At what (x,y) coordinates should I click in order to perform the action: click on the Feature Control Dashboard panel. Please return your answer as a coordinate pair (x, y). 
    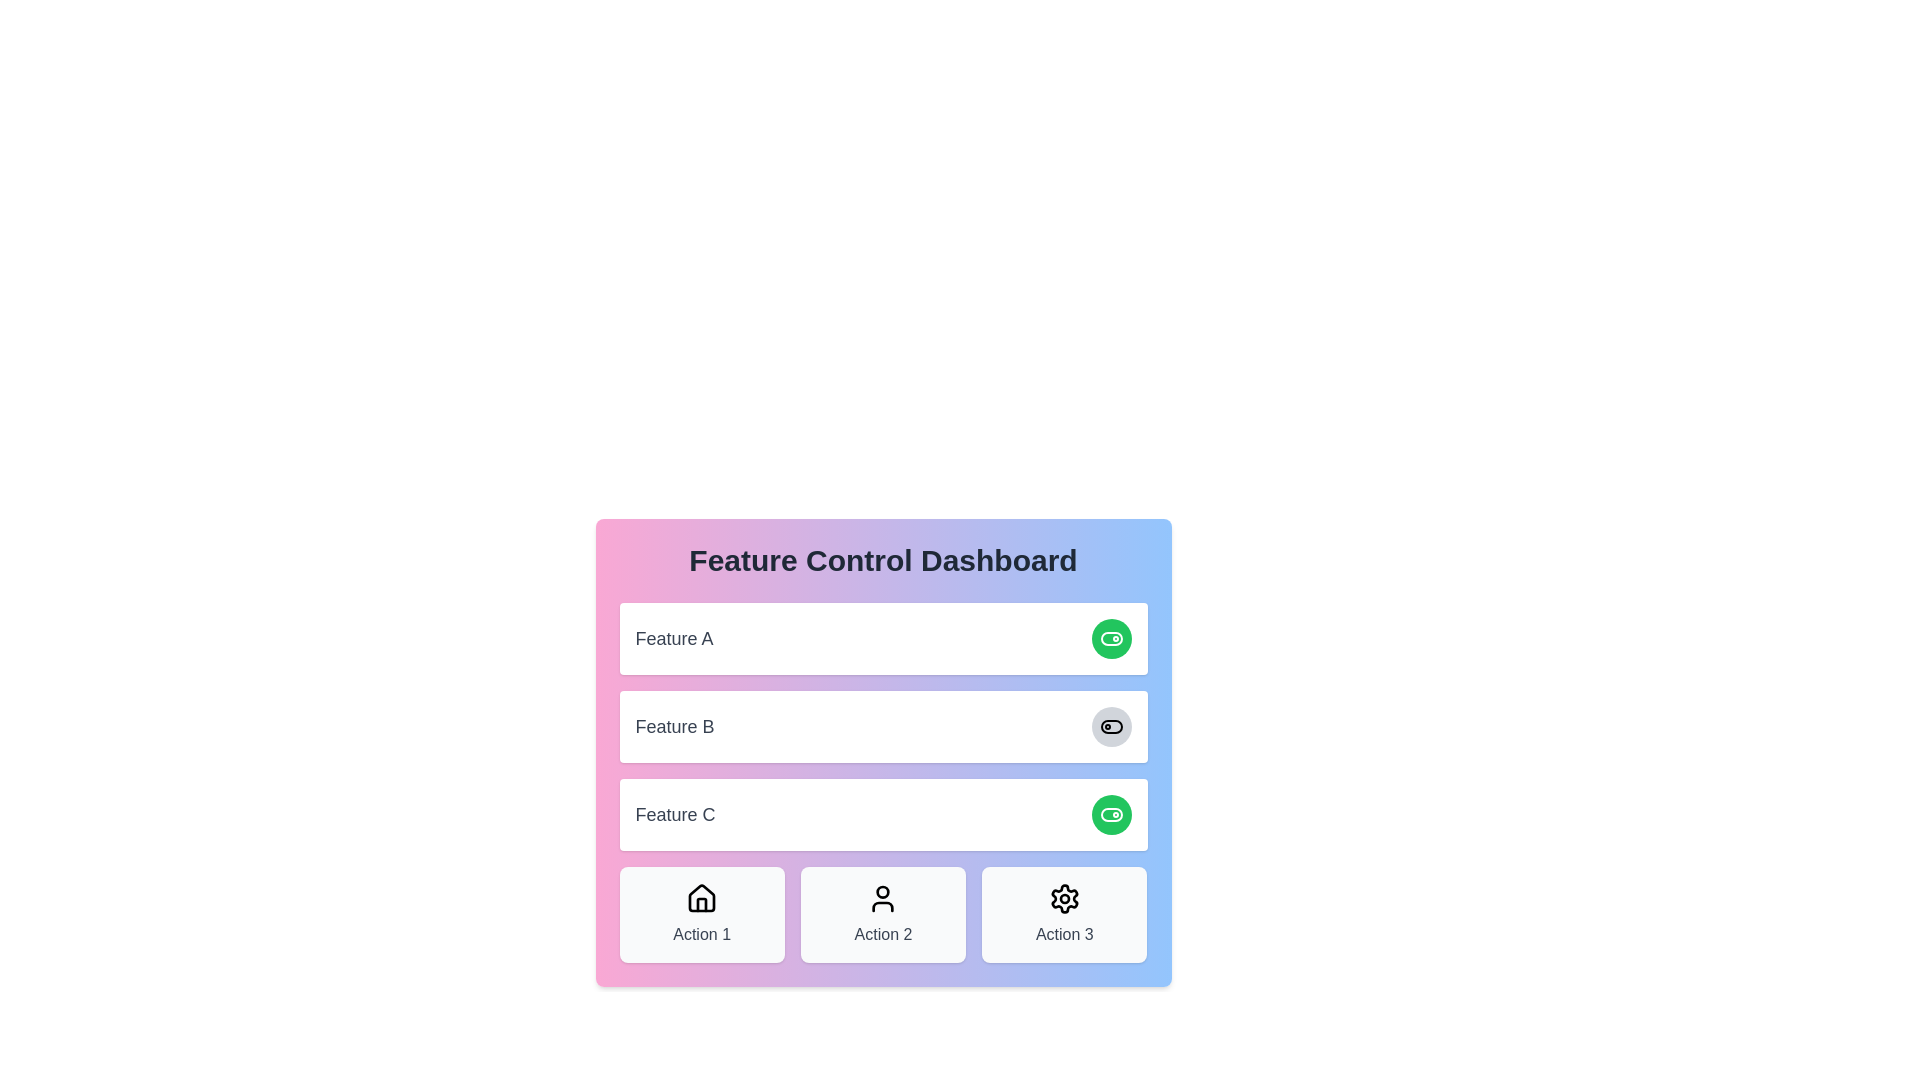
    Looking at the image, I should click on (882, 752).